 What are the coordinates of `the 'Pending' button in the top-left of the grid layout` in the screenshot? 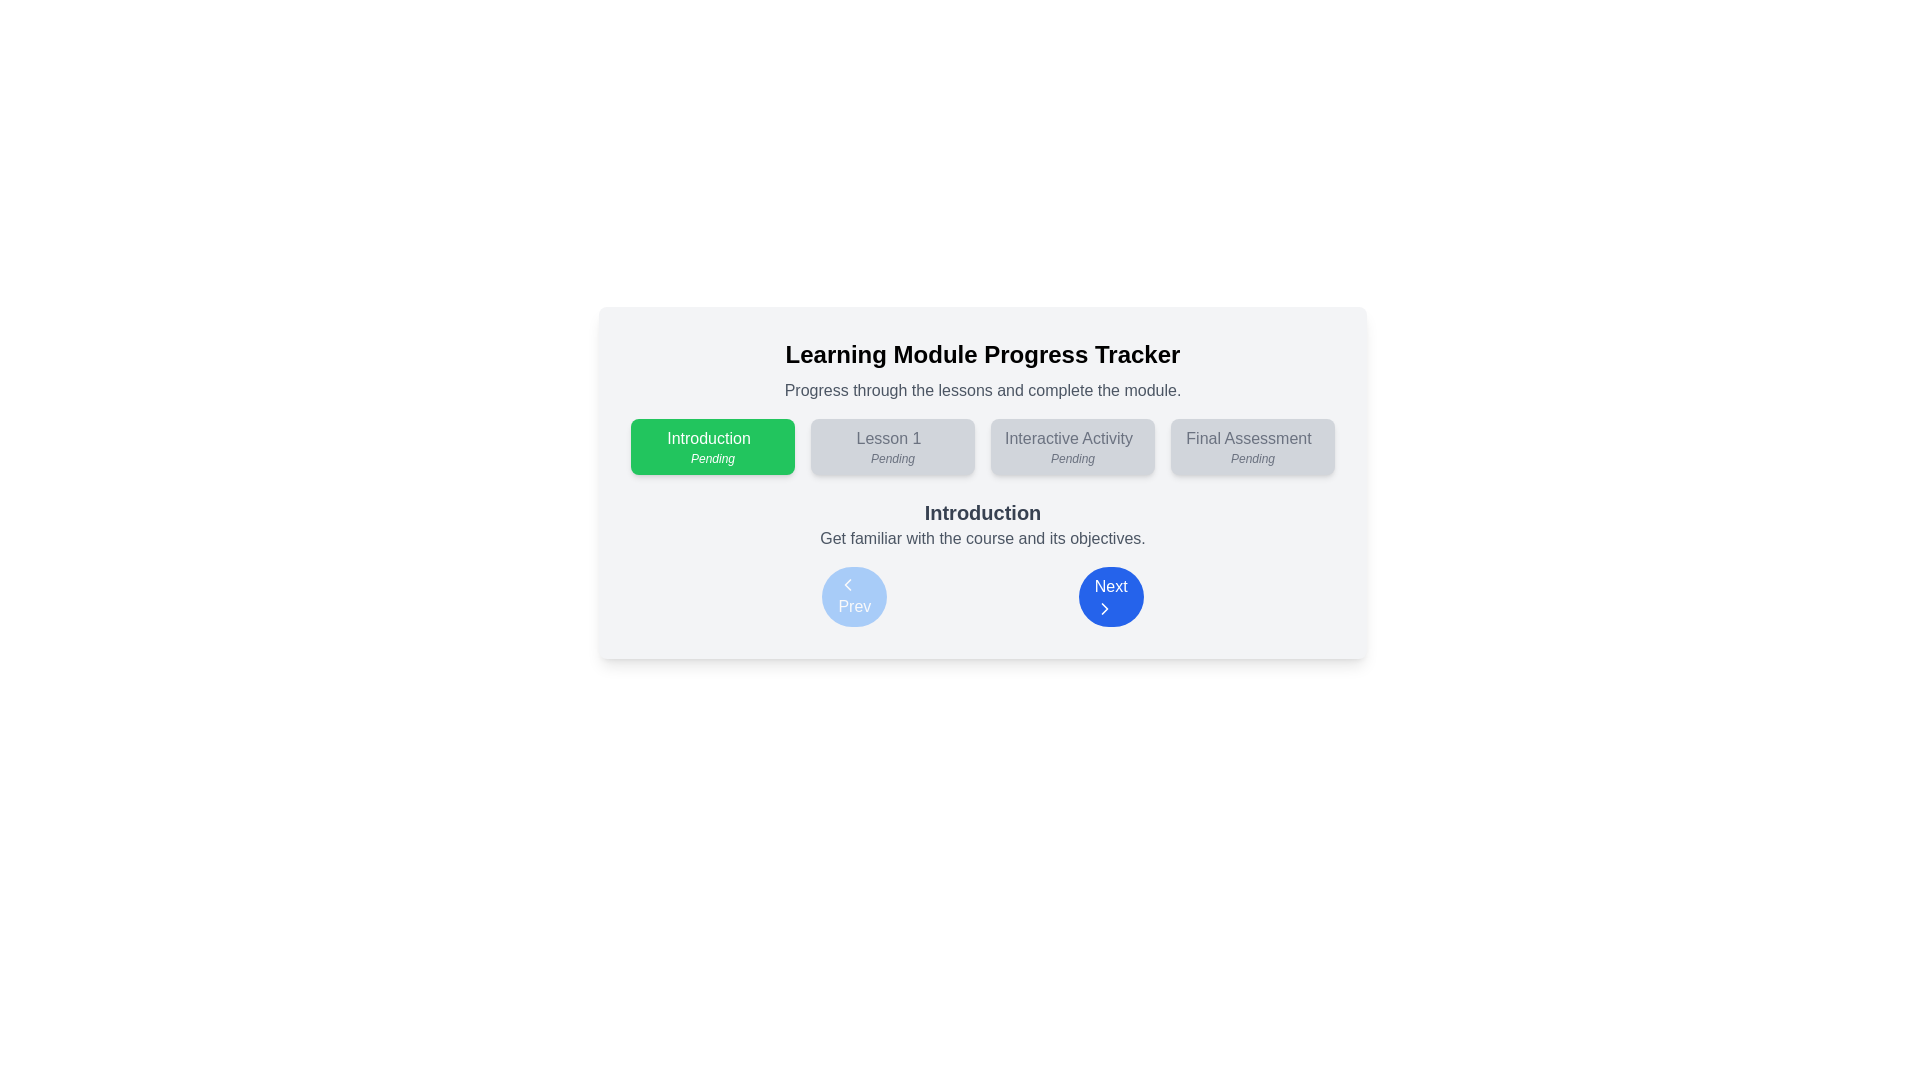 It's located at (713, 446).